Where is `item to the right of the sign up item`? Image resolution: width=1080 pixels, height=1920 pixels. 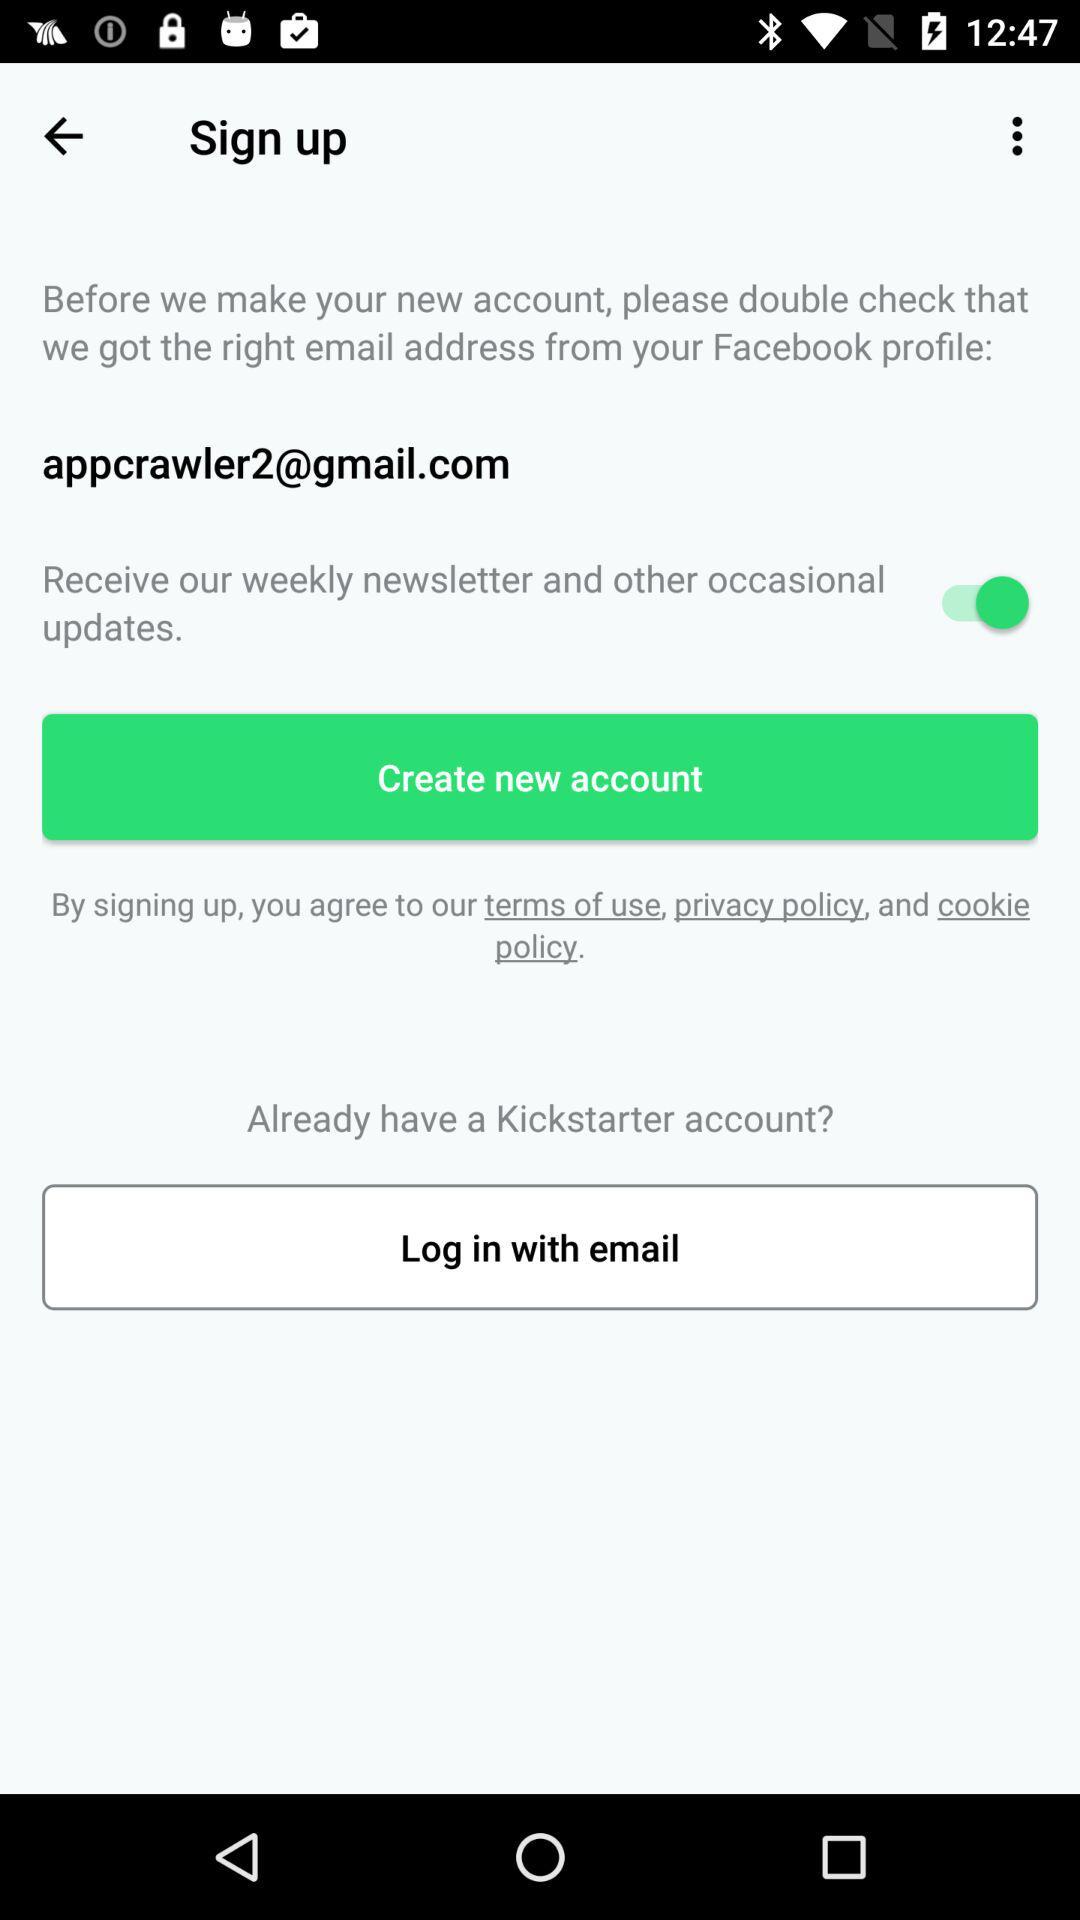
item to the right of the sign up item is located at coordinates (1017, 135).